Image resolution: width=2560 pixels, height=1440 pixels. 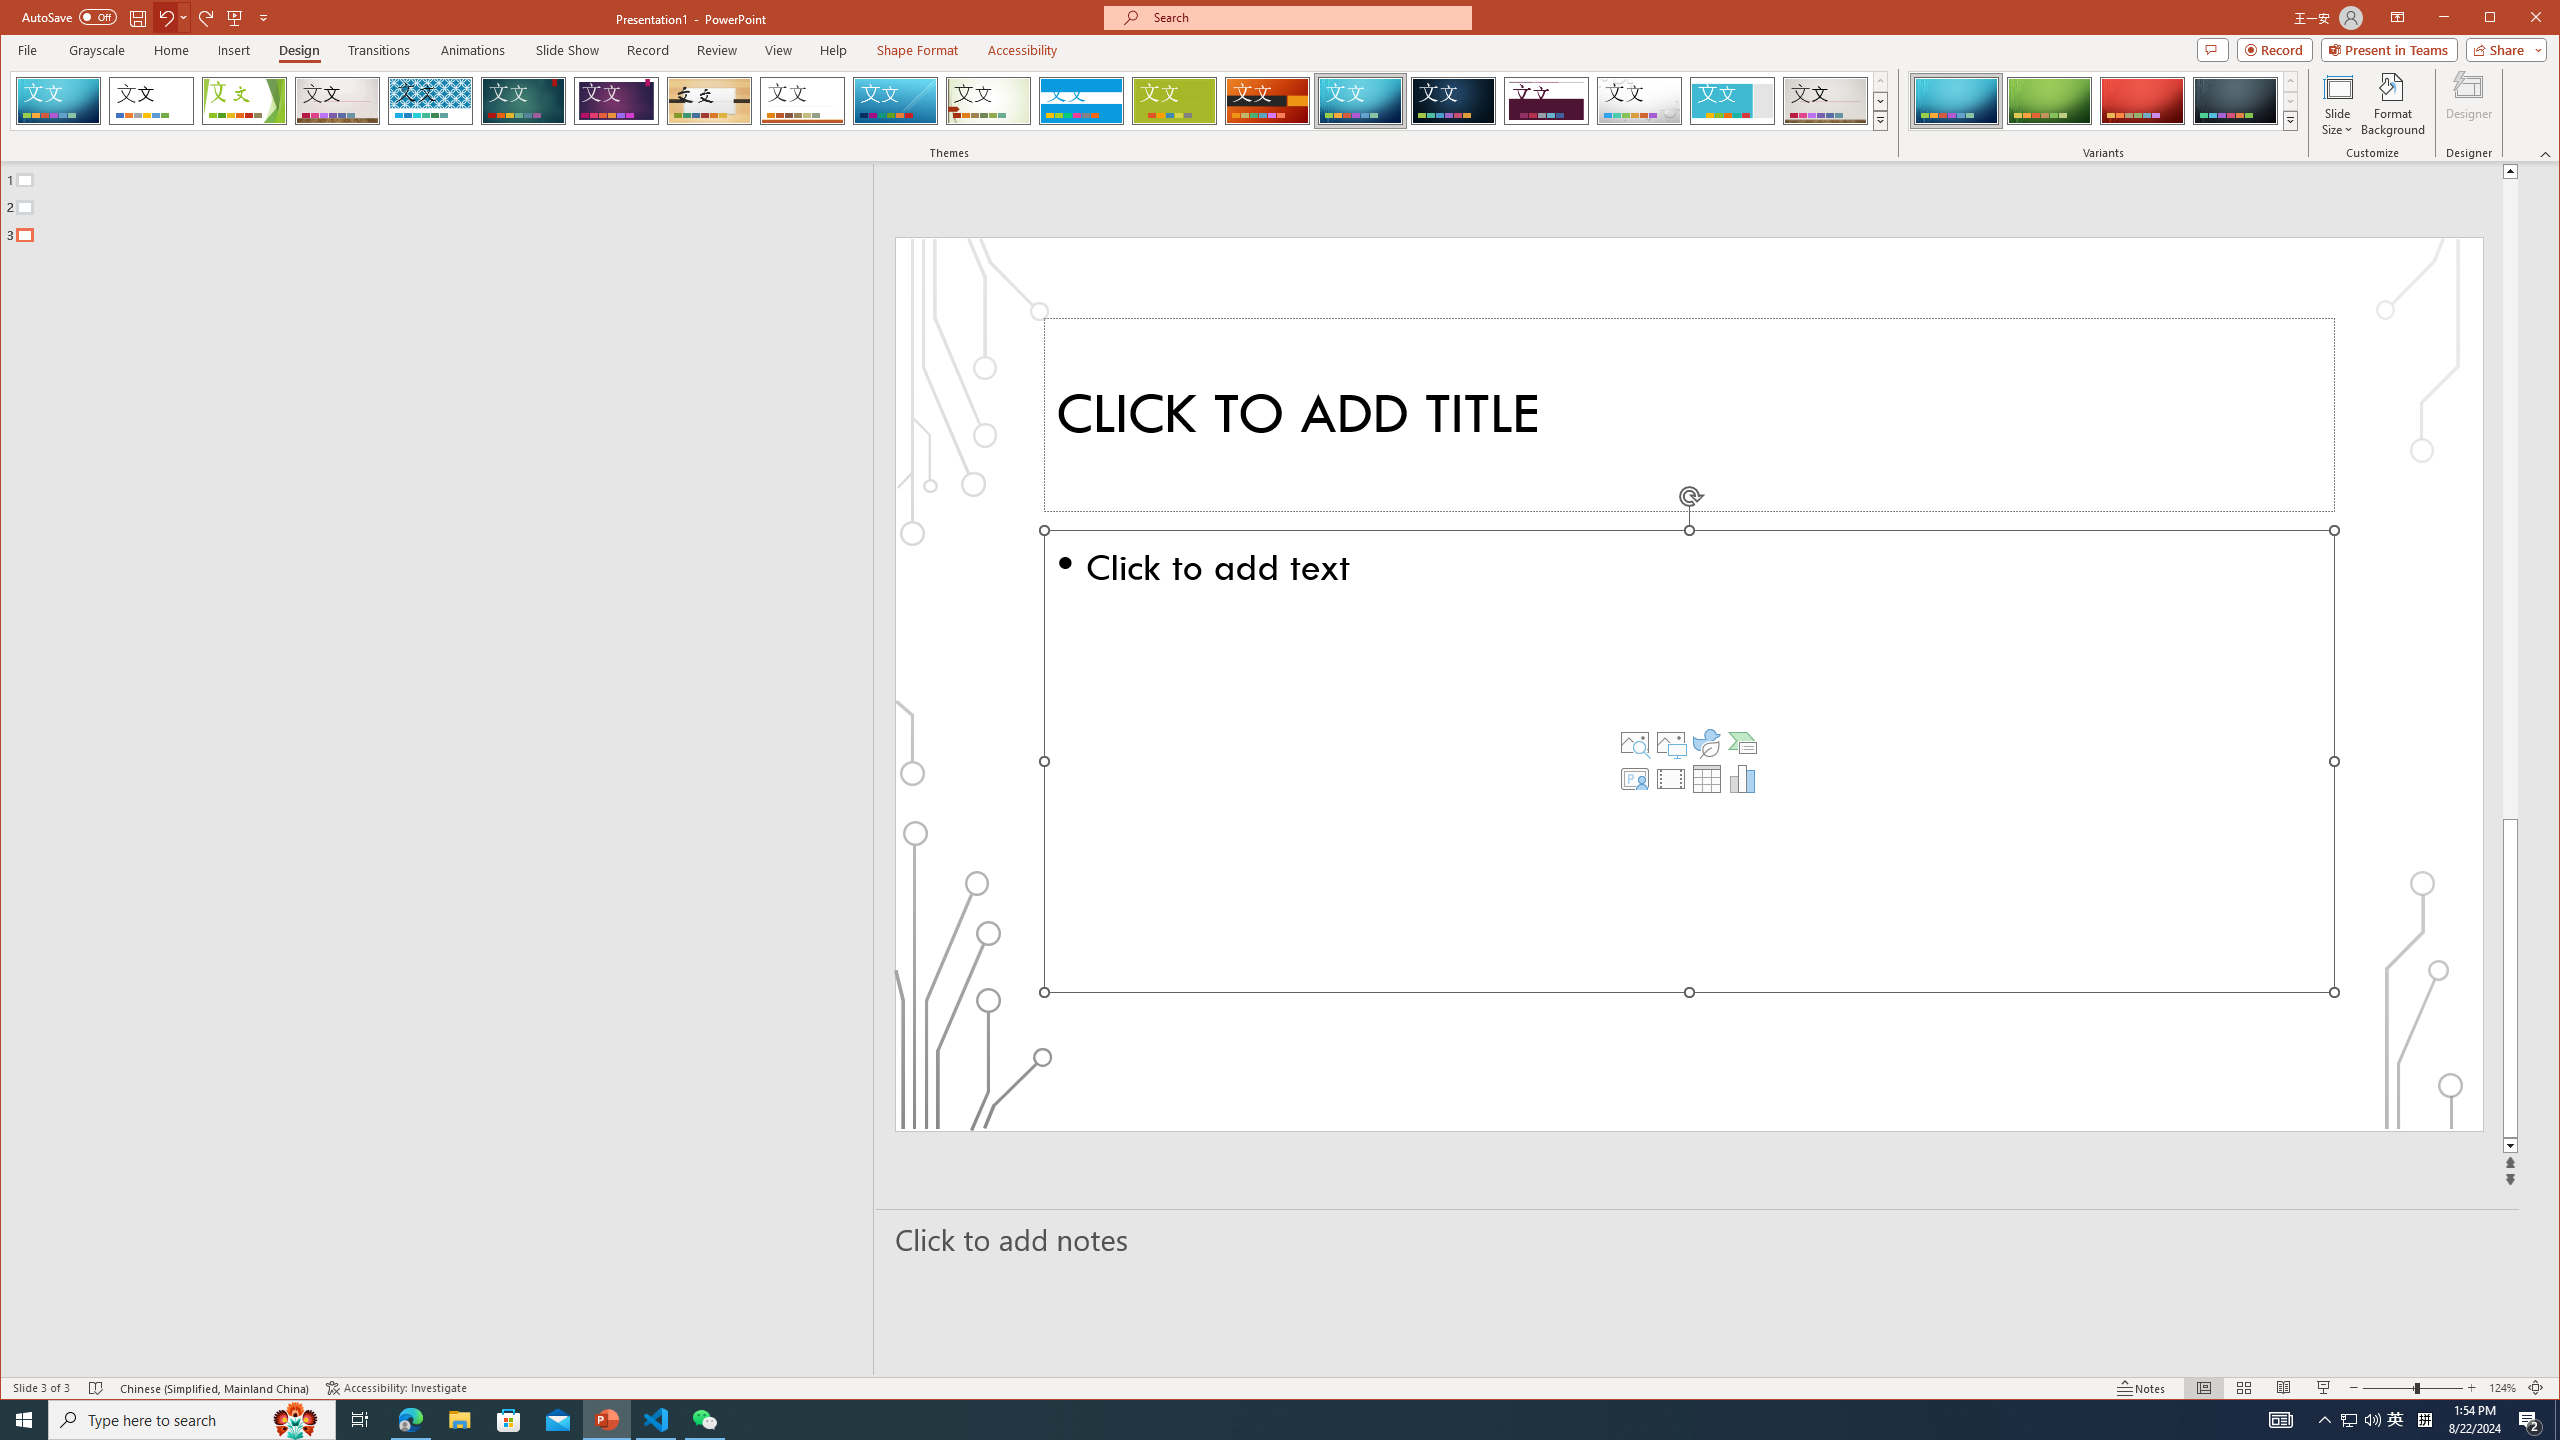 I want to click on 'Circuit Variant 2', so click(x=2049, y=100).